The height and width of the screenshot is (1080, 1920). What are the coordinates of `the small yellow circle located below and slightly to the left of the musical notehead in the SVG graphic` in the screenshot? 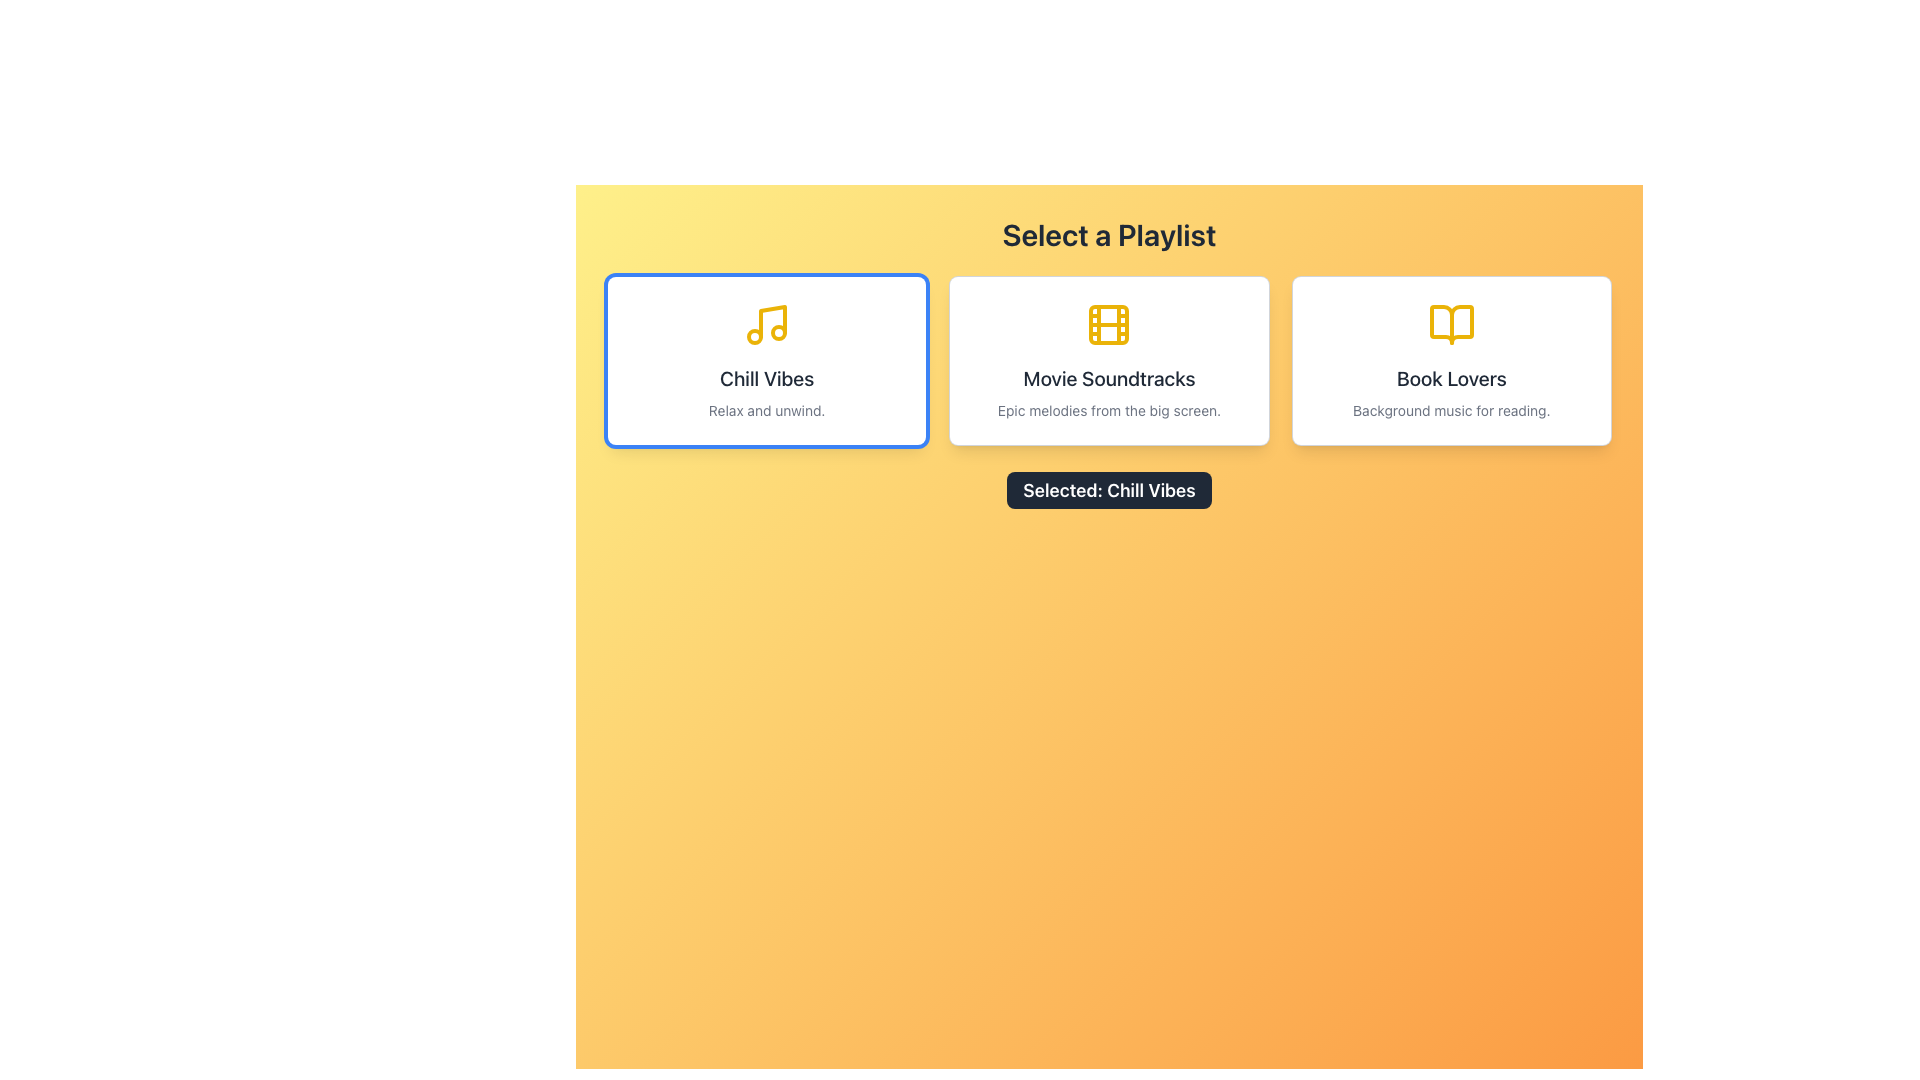 It's located at (754, 335).